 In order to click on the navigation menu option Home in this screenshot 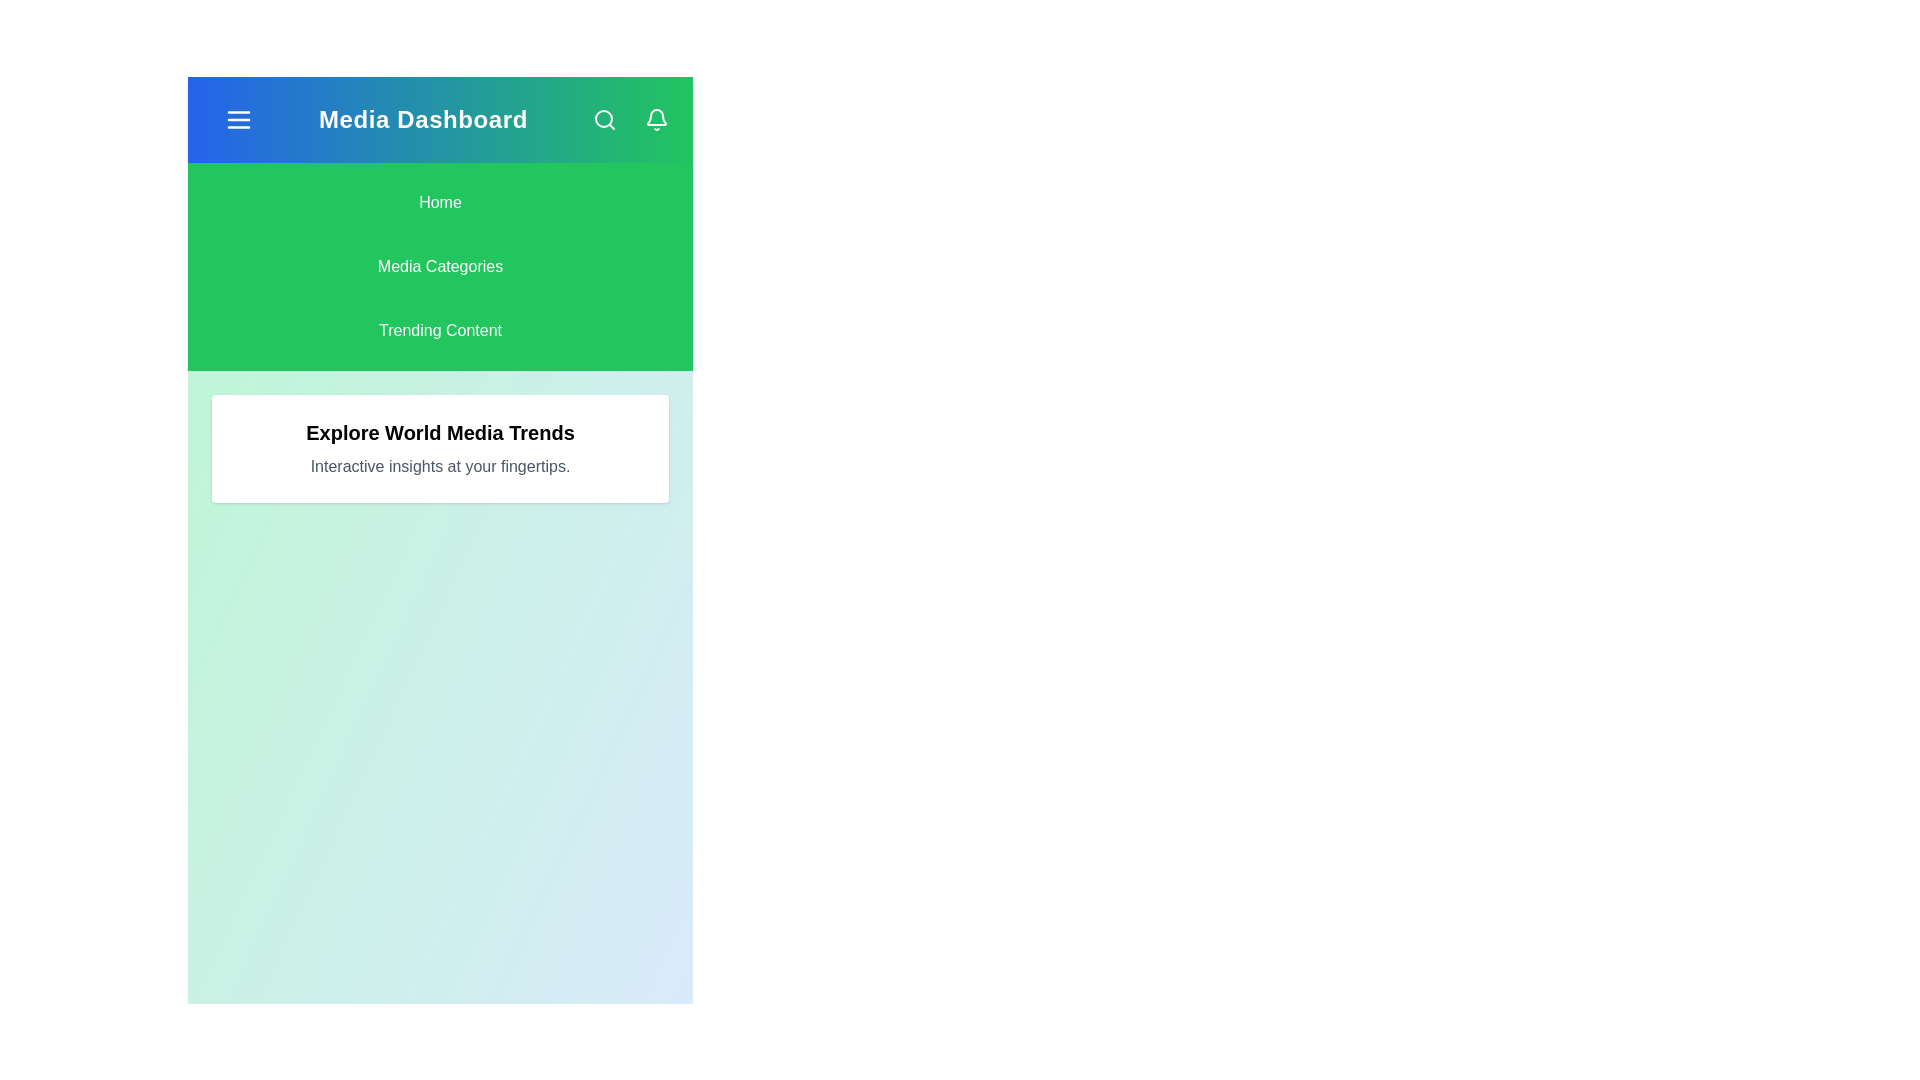, I will do `click(439, 203)`.